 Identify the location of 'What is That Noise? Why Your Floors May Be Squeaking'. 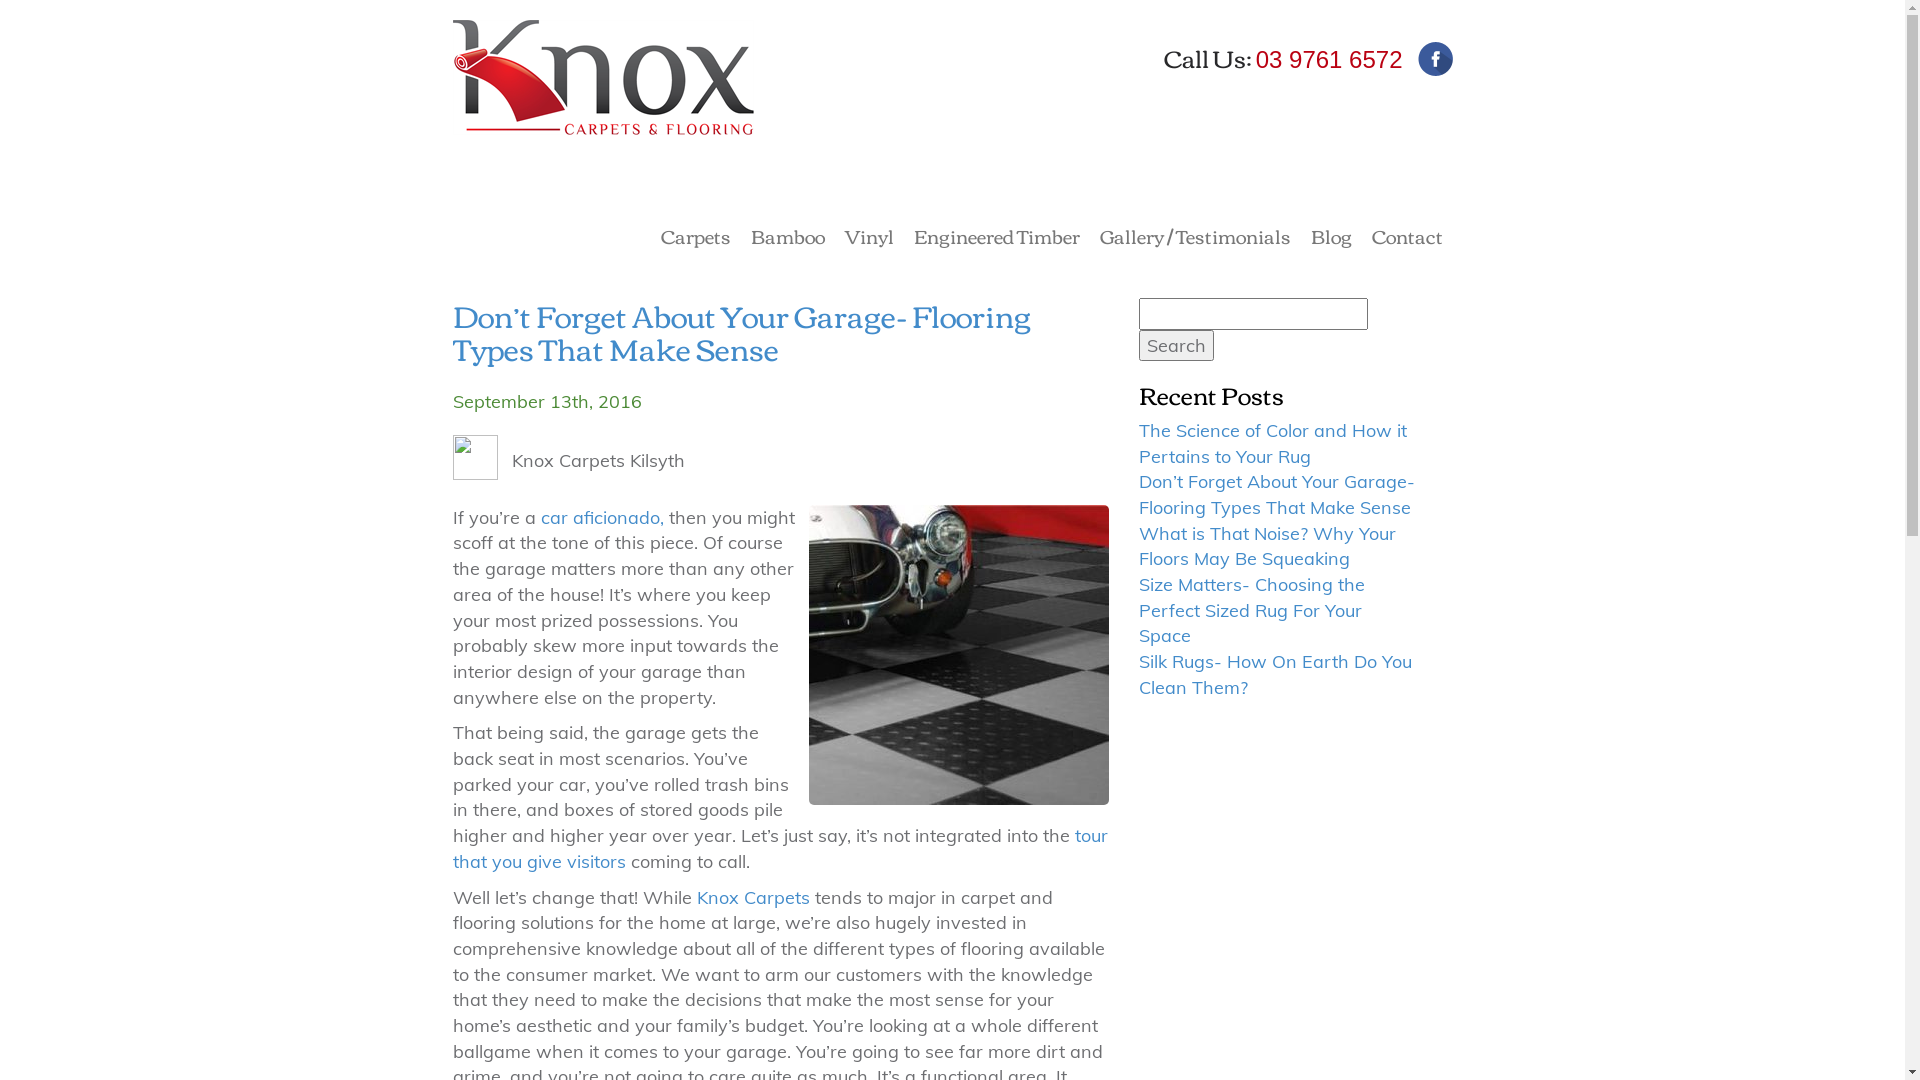
(1266, 546).